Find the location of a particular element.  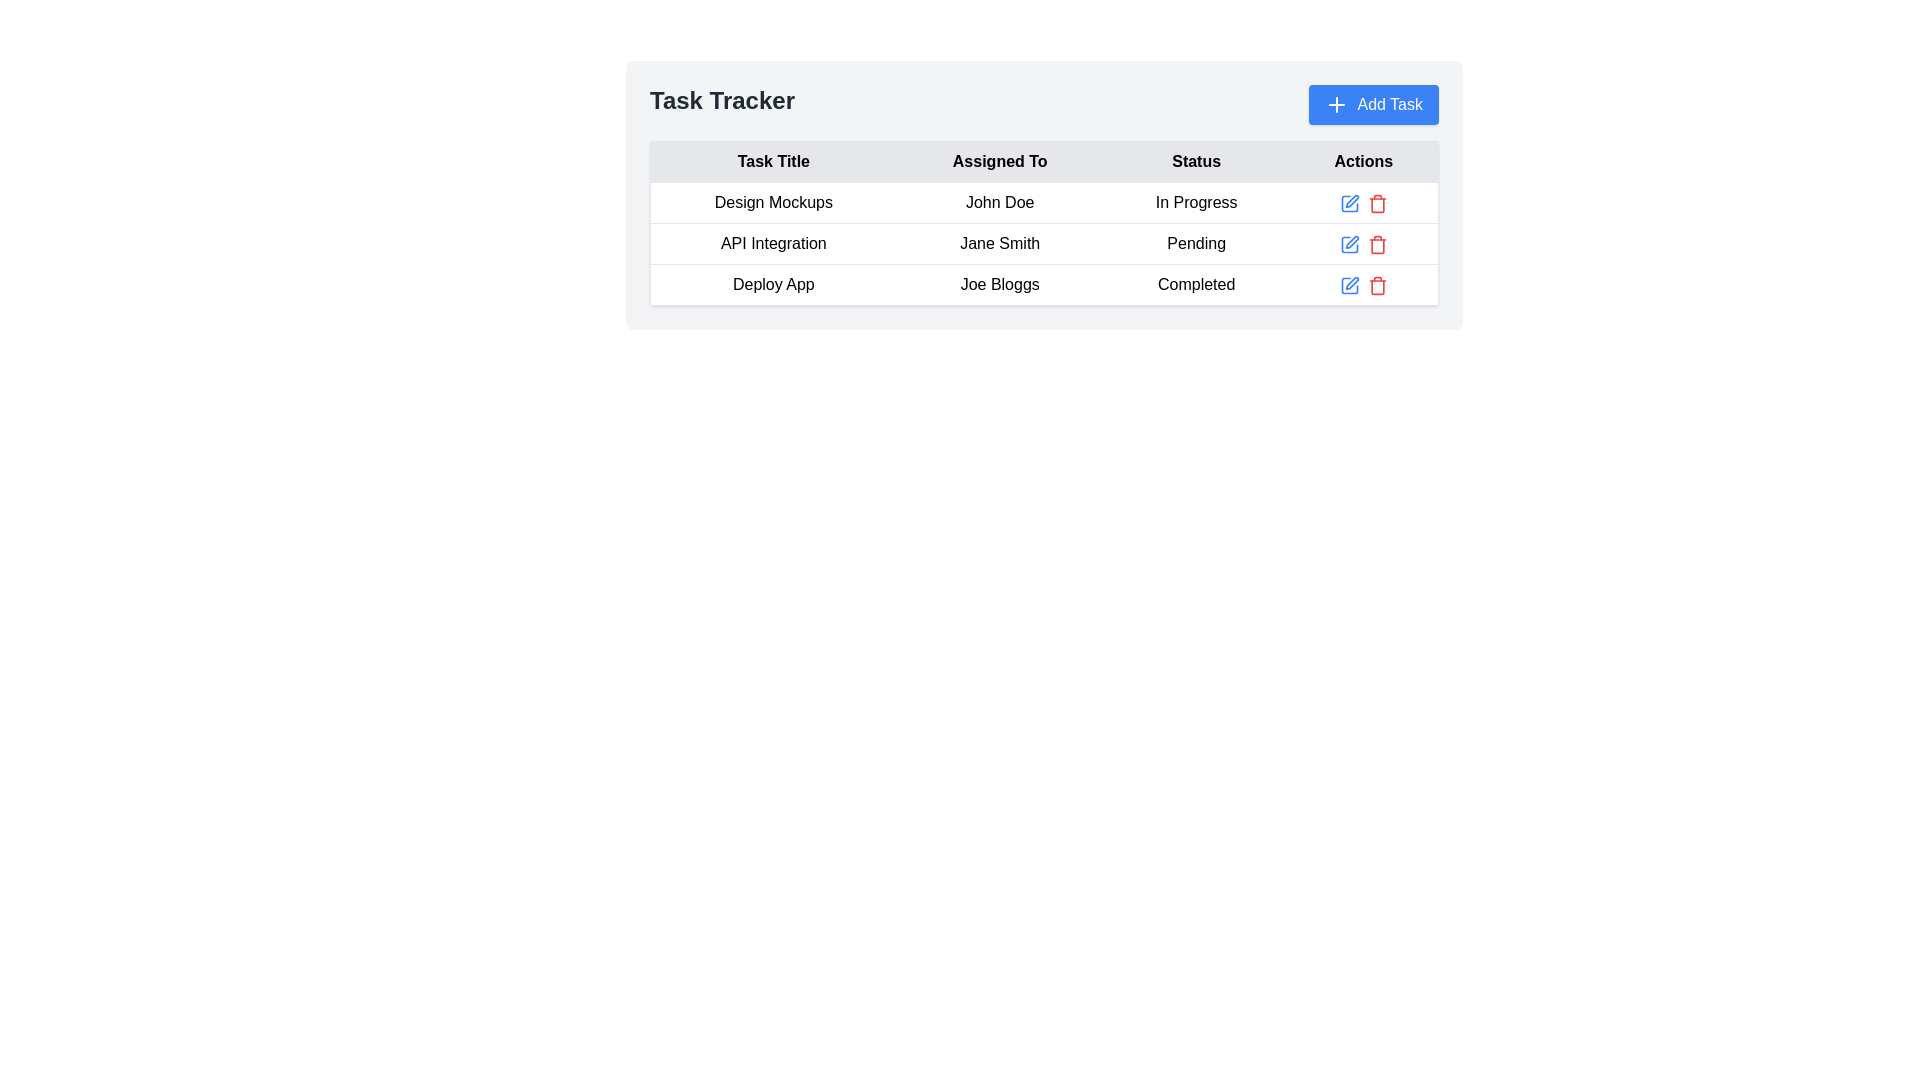

the text label displaying 'In Progress' within the table cell under the 'Status' column for the task 'Design Mockups' is located at coordinates (1196, 203).